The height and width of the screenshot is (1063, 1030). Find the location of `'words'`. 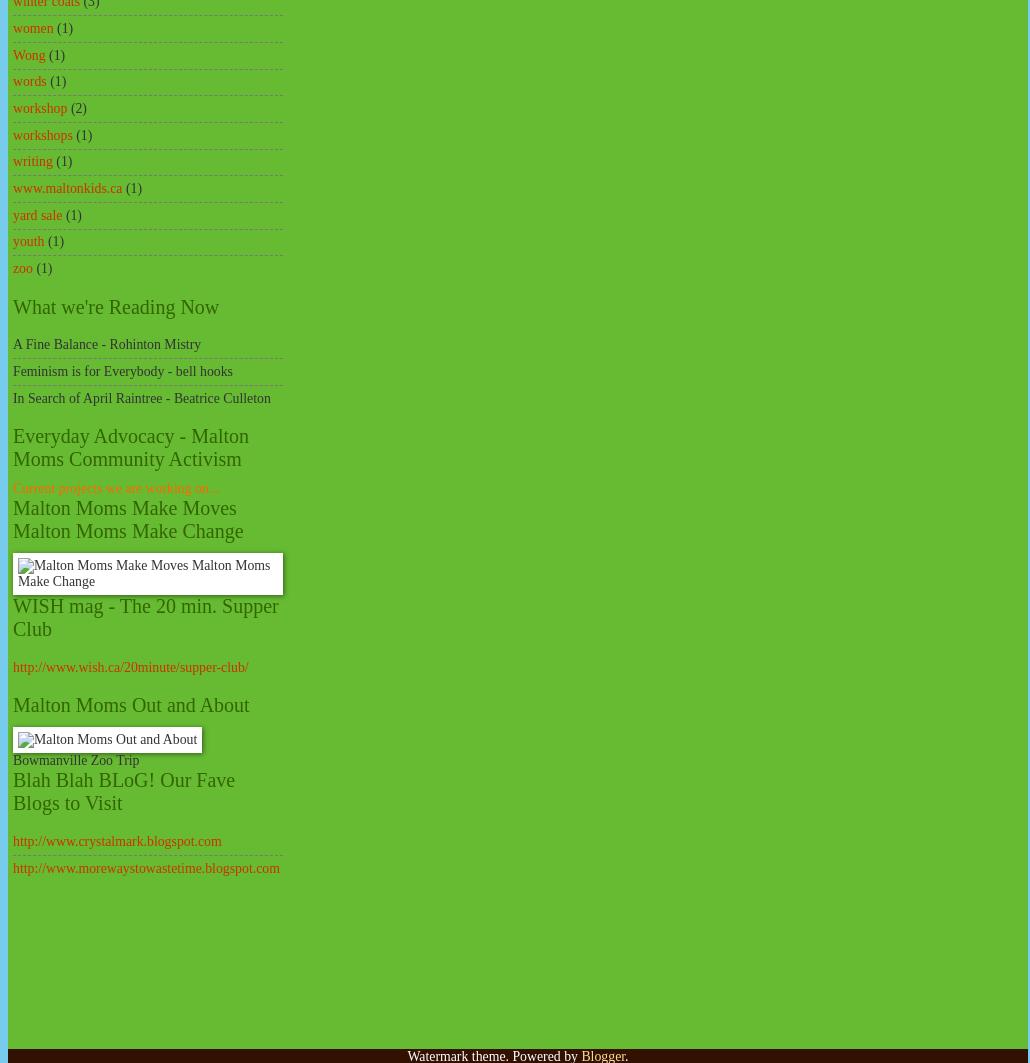

'words' is located at coordinates (29, 81).